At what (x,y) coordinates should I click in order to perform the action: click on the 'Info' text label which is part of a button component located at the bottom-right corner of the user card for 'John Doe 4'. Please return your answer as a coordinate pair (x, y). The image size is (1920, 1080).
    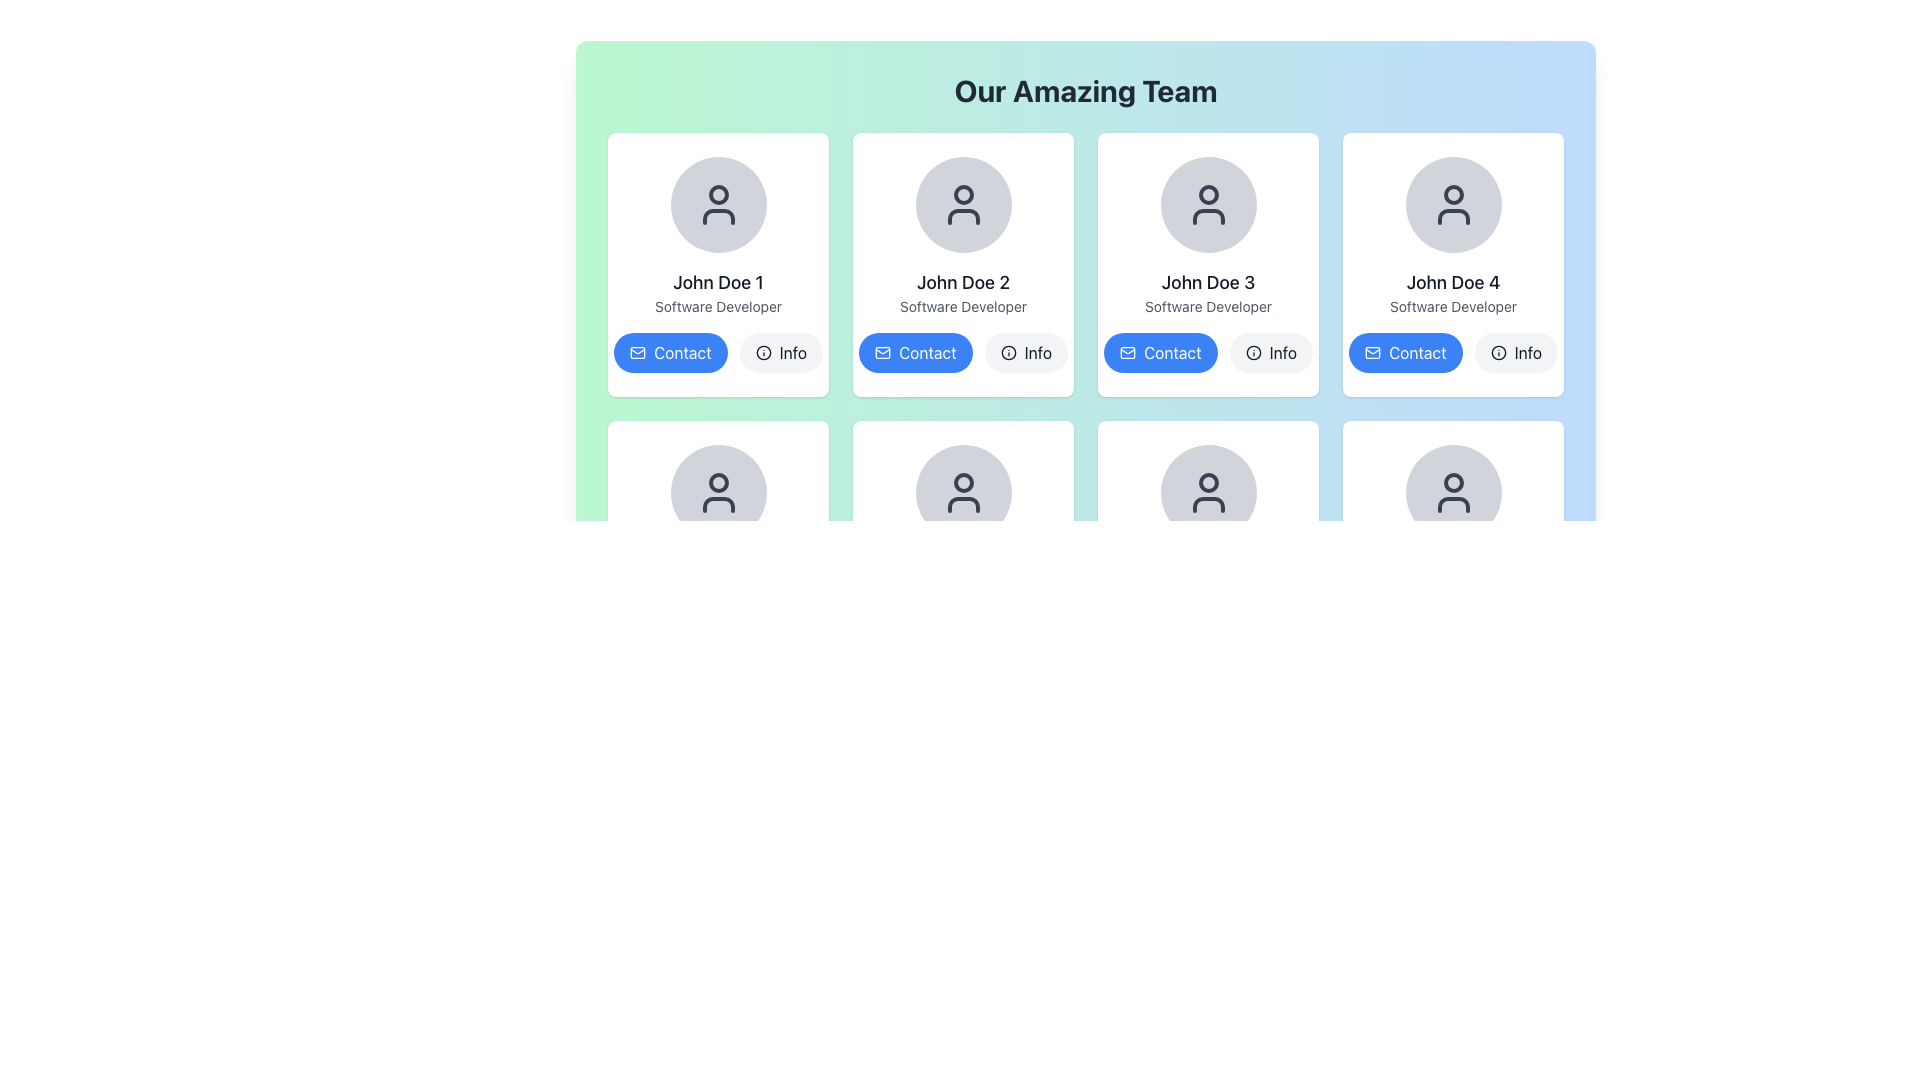
    Looking at the image, I should click on (1527, 352).